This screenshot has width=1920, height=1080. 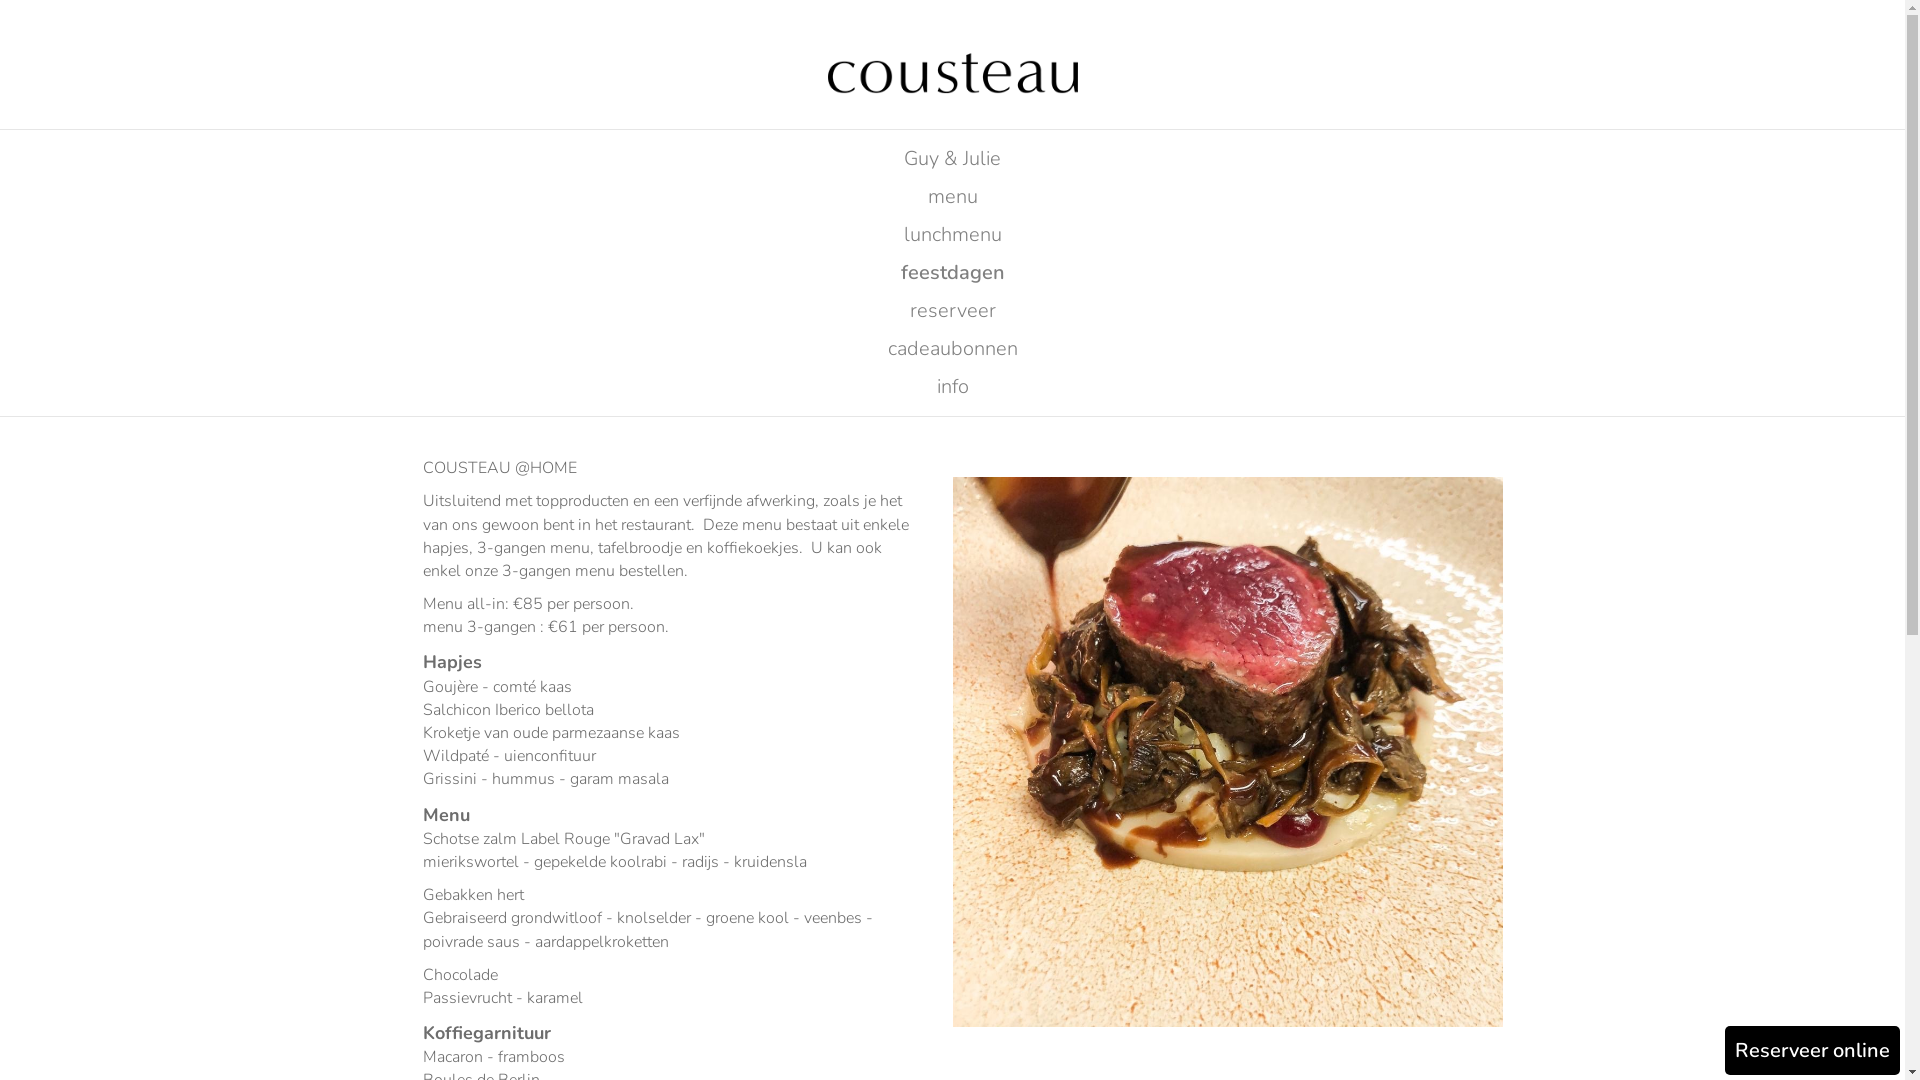 I want to click on 'info', so click(x=950, y=386).